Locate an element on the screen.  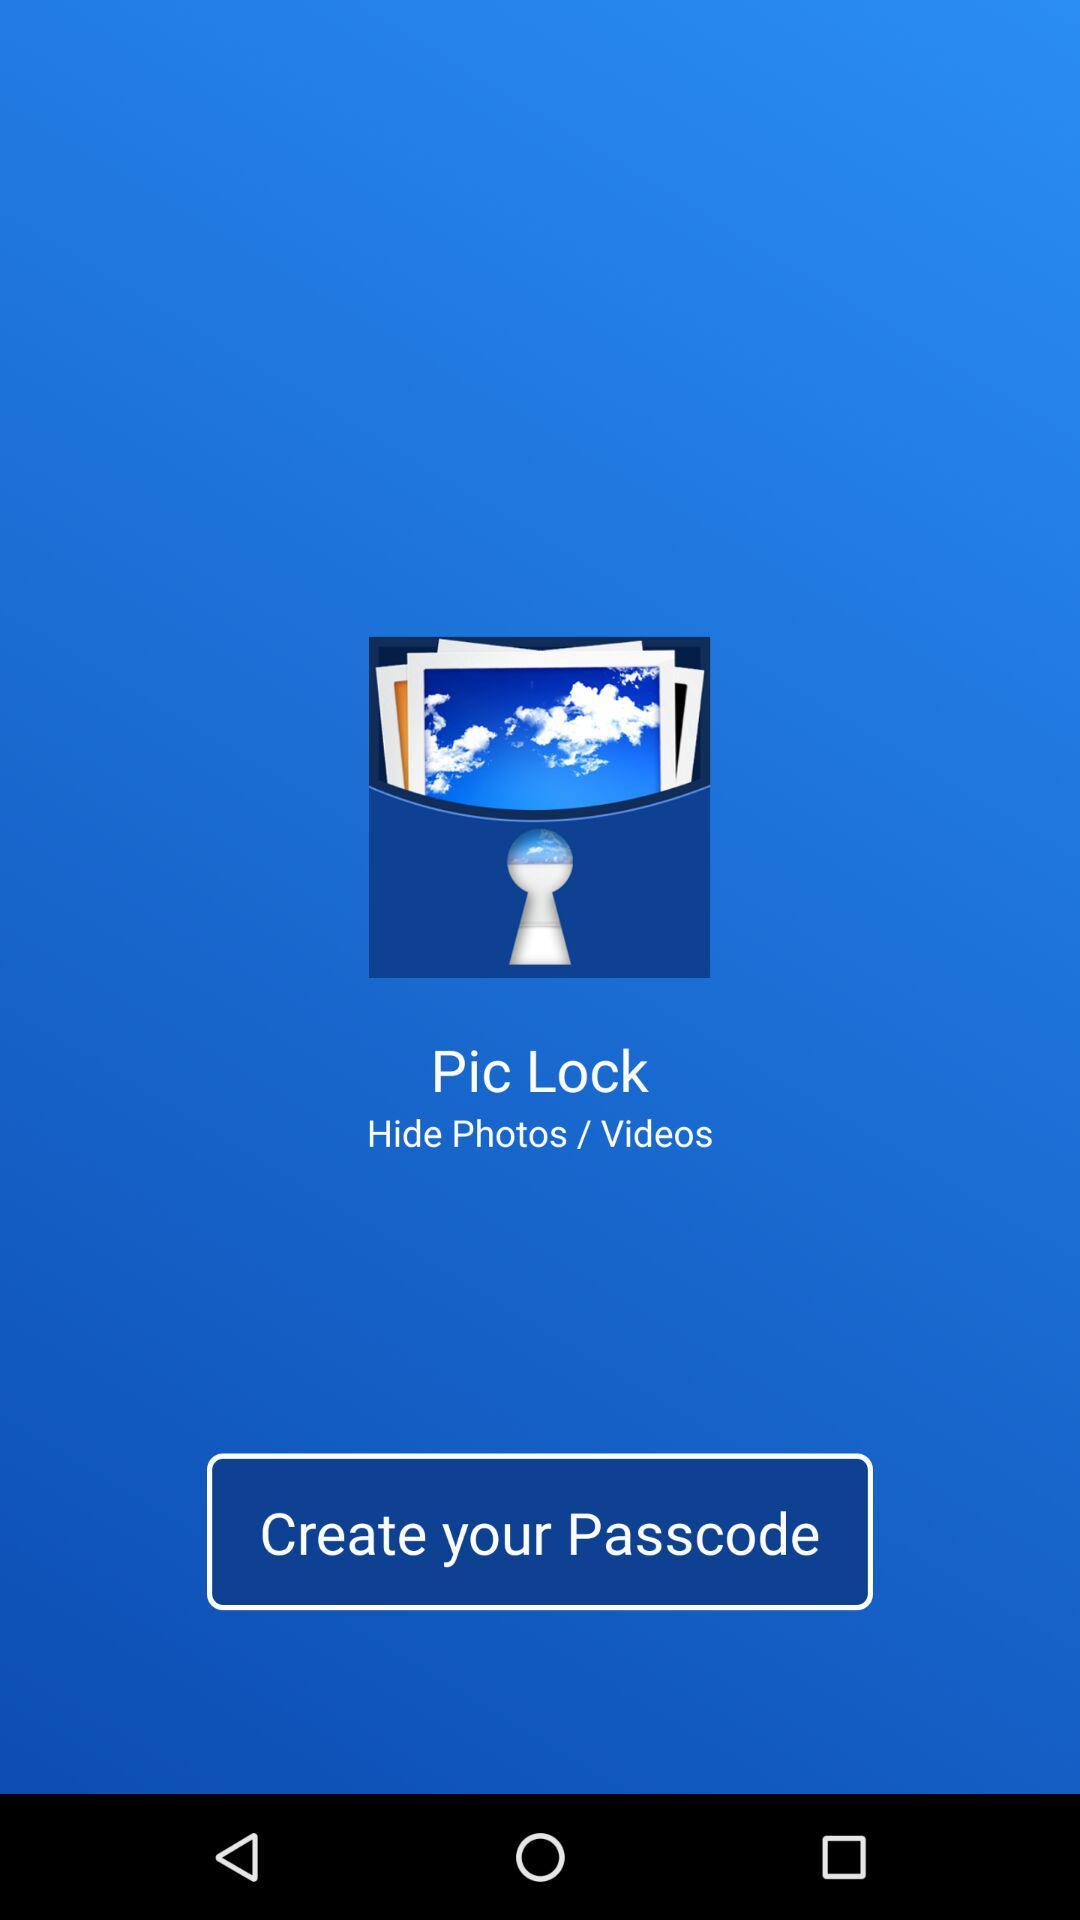
create your passcode item is located at coordinates (540, 1530).